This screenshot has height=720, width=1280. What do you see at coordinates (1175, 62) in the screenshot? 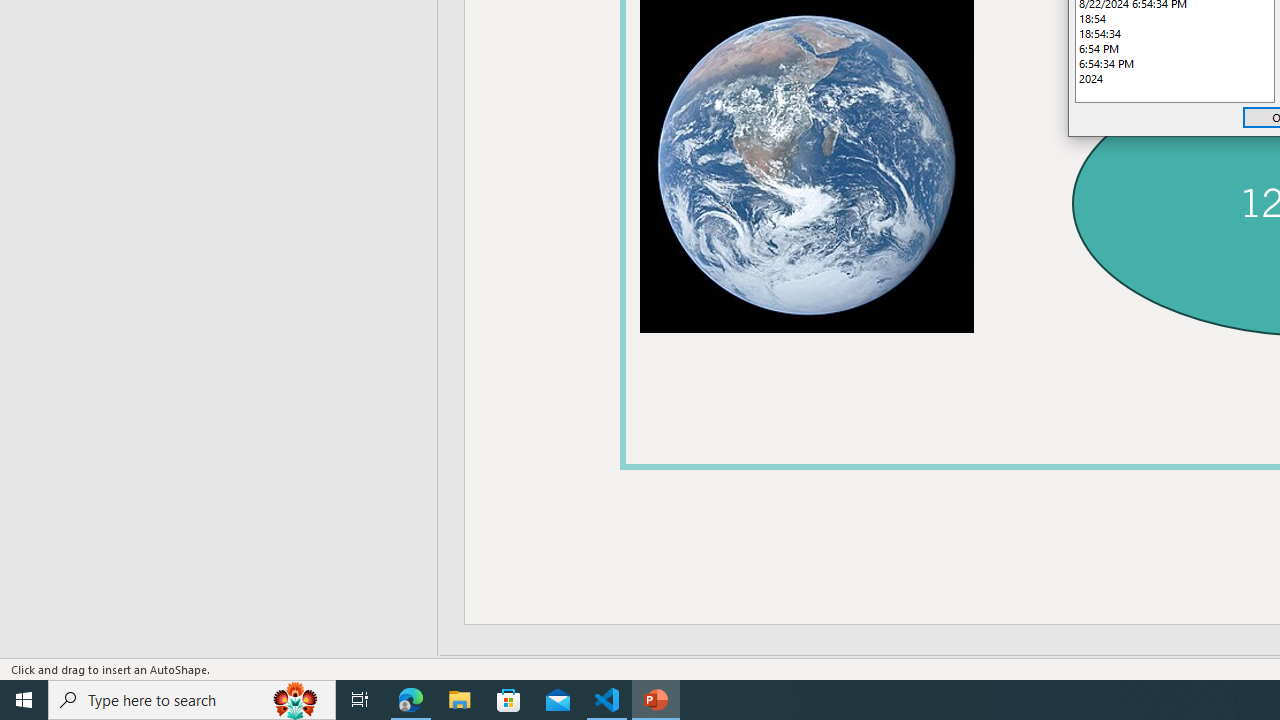
I see `'6:54:34 PM'` at bounding box center [1175, 62].